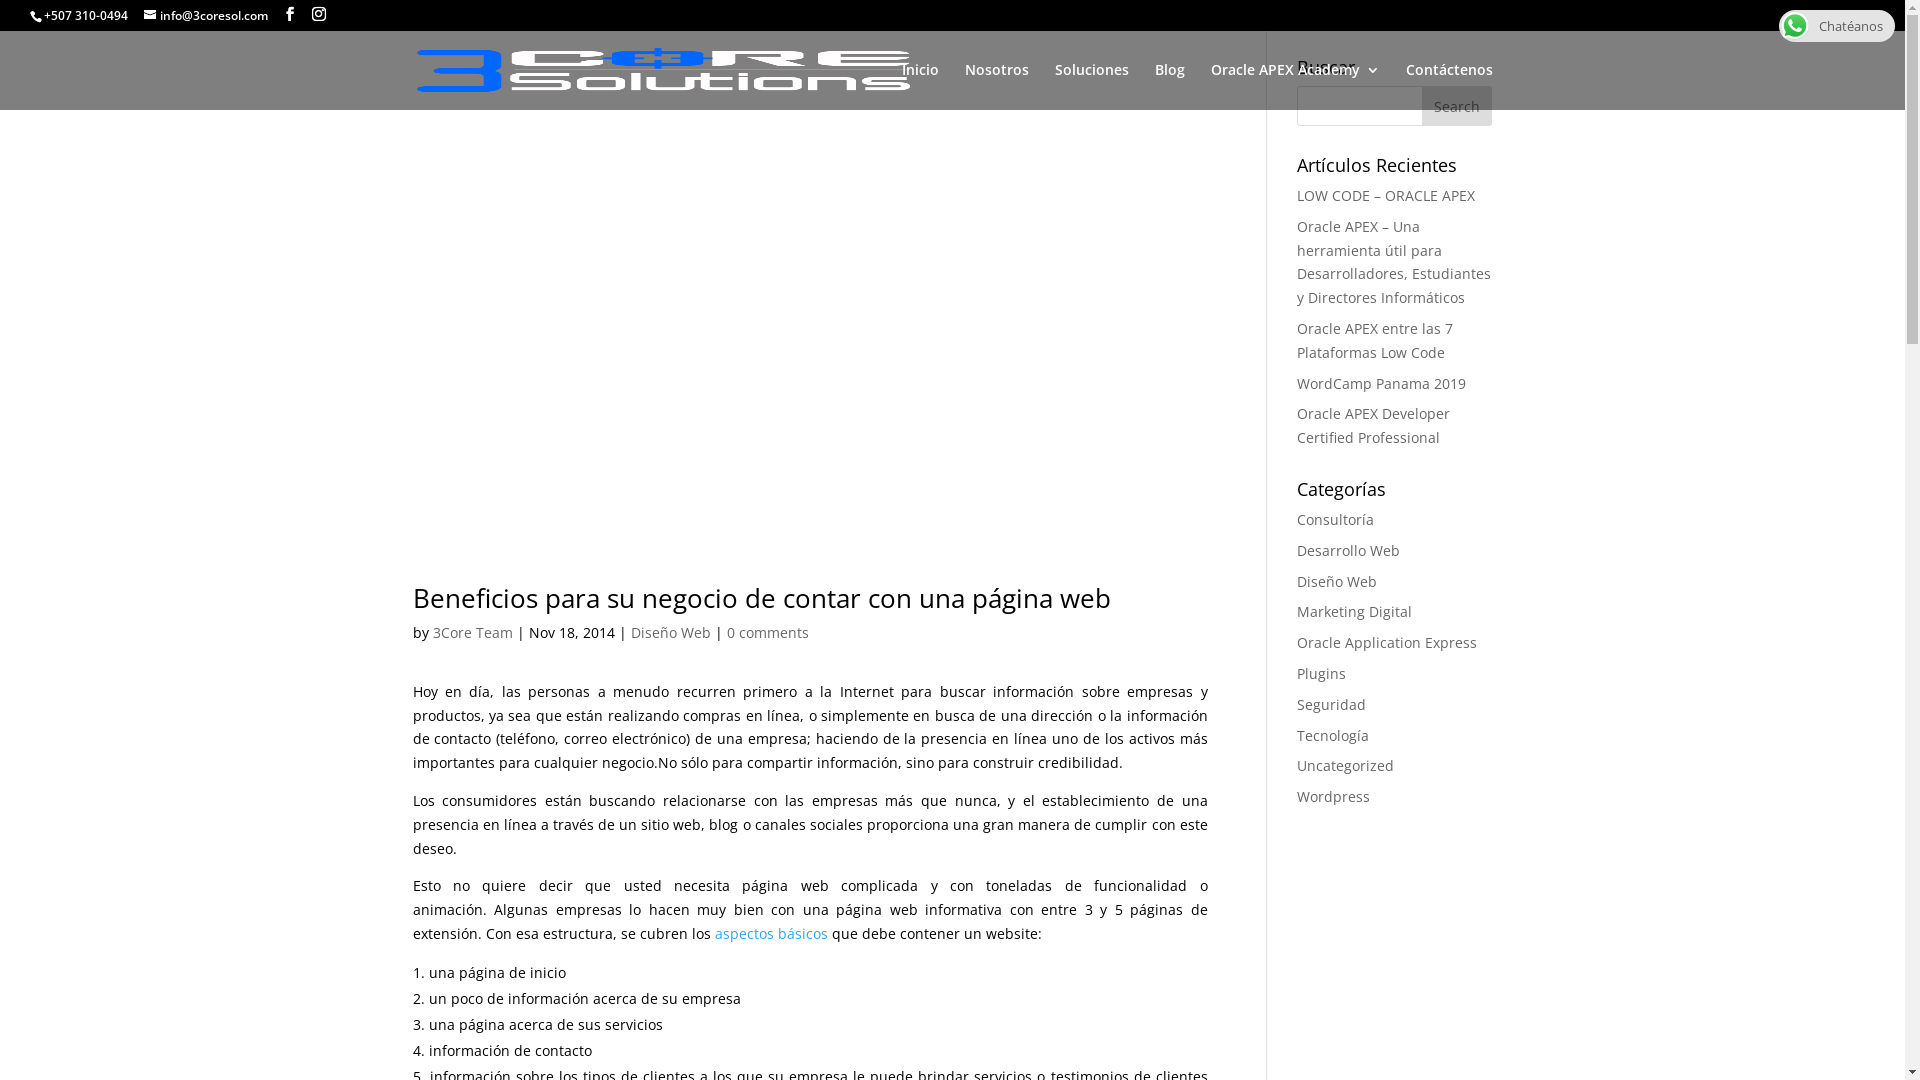 The height and width of the screenshot is (1080, 1920). I want to click on 'Oracle Application Express', so click(1386, 642).